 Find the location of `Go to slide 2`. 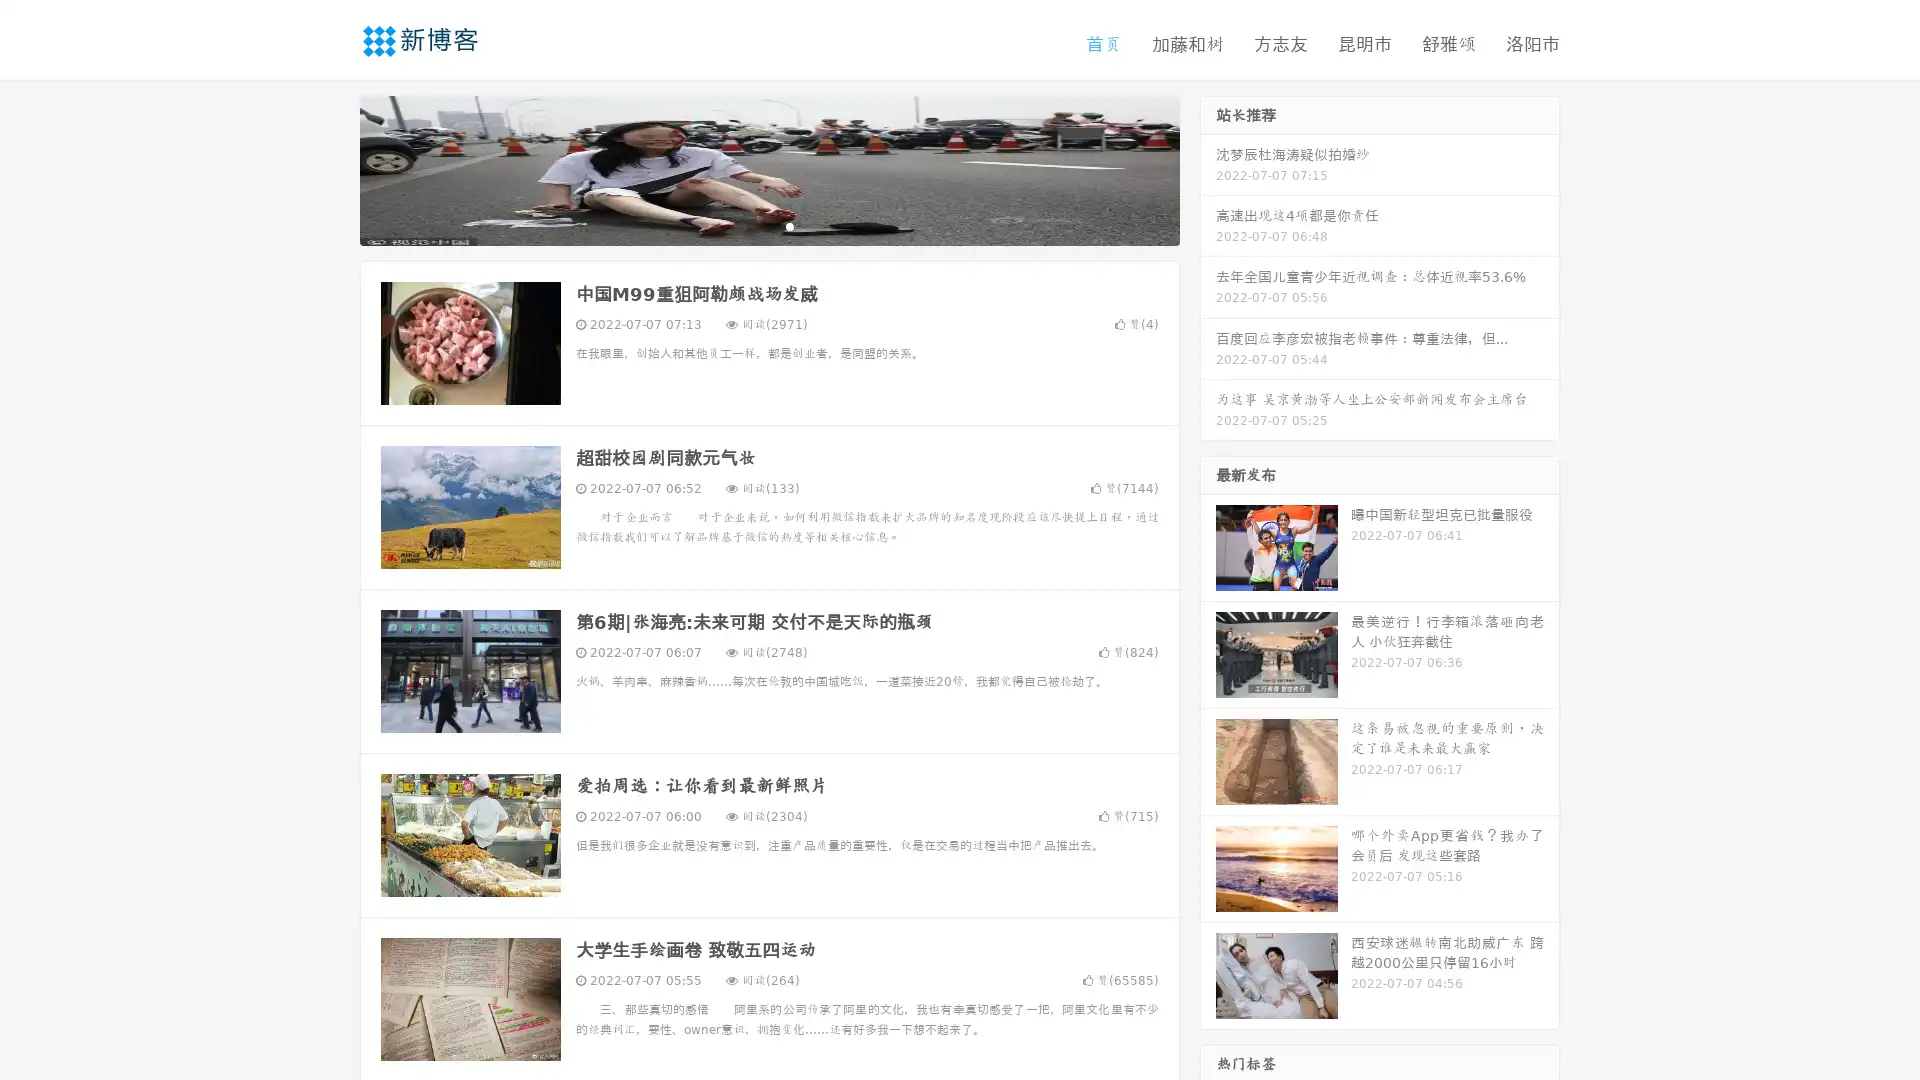

Go to slide 2 is located at coordinates (768, 225).